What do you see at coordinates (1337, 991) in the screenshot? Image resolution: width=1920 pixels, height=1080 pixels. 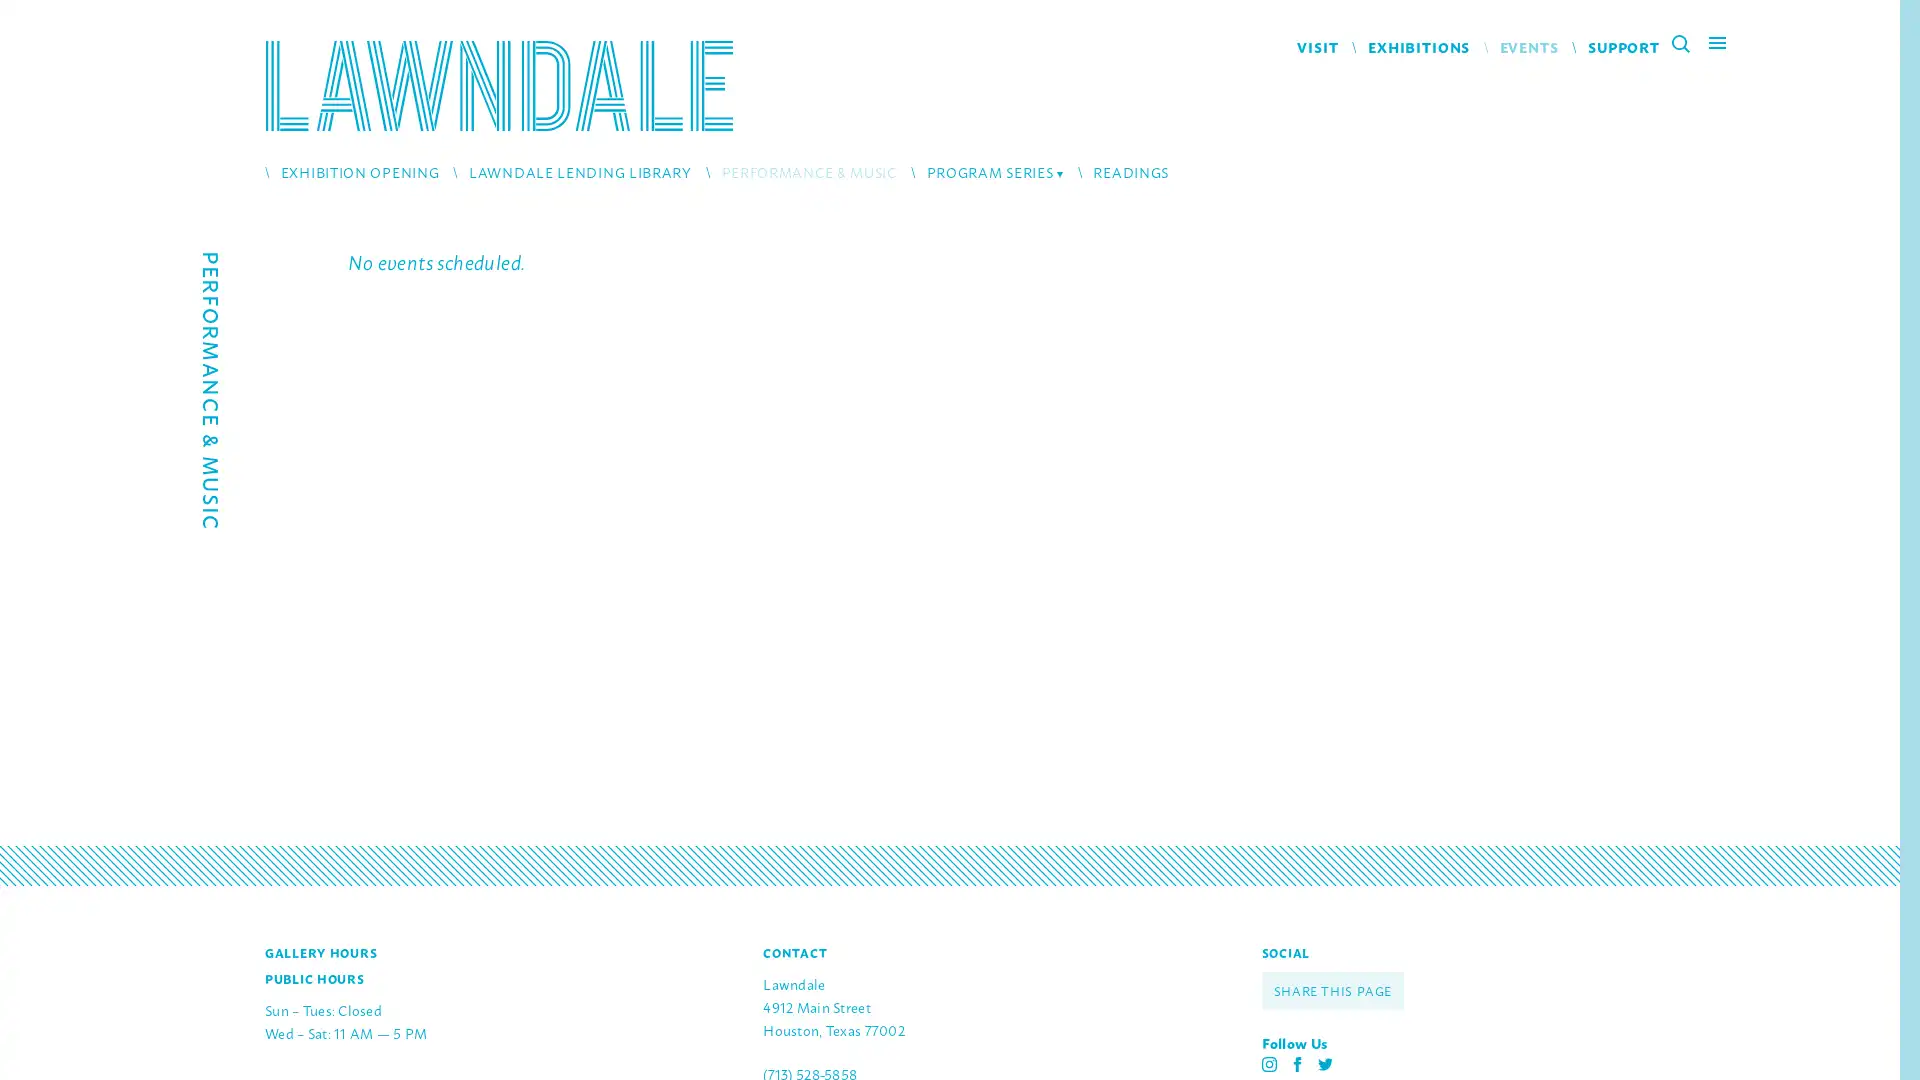 I see `SHARE THIS PAGE` at bounding box center [1337, 991].